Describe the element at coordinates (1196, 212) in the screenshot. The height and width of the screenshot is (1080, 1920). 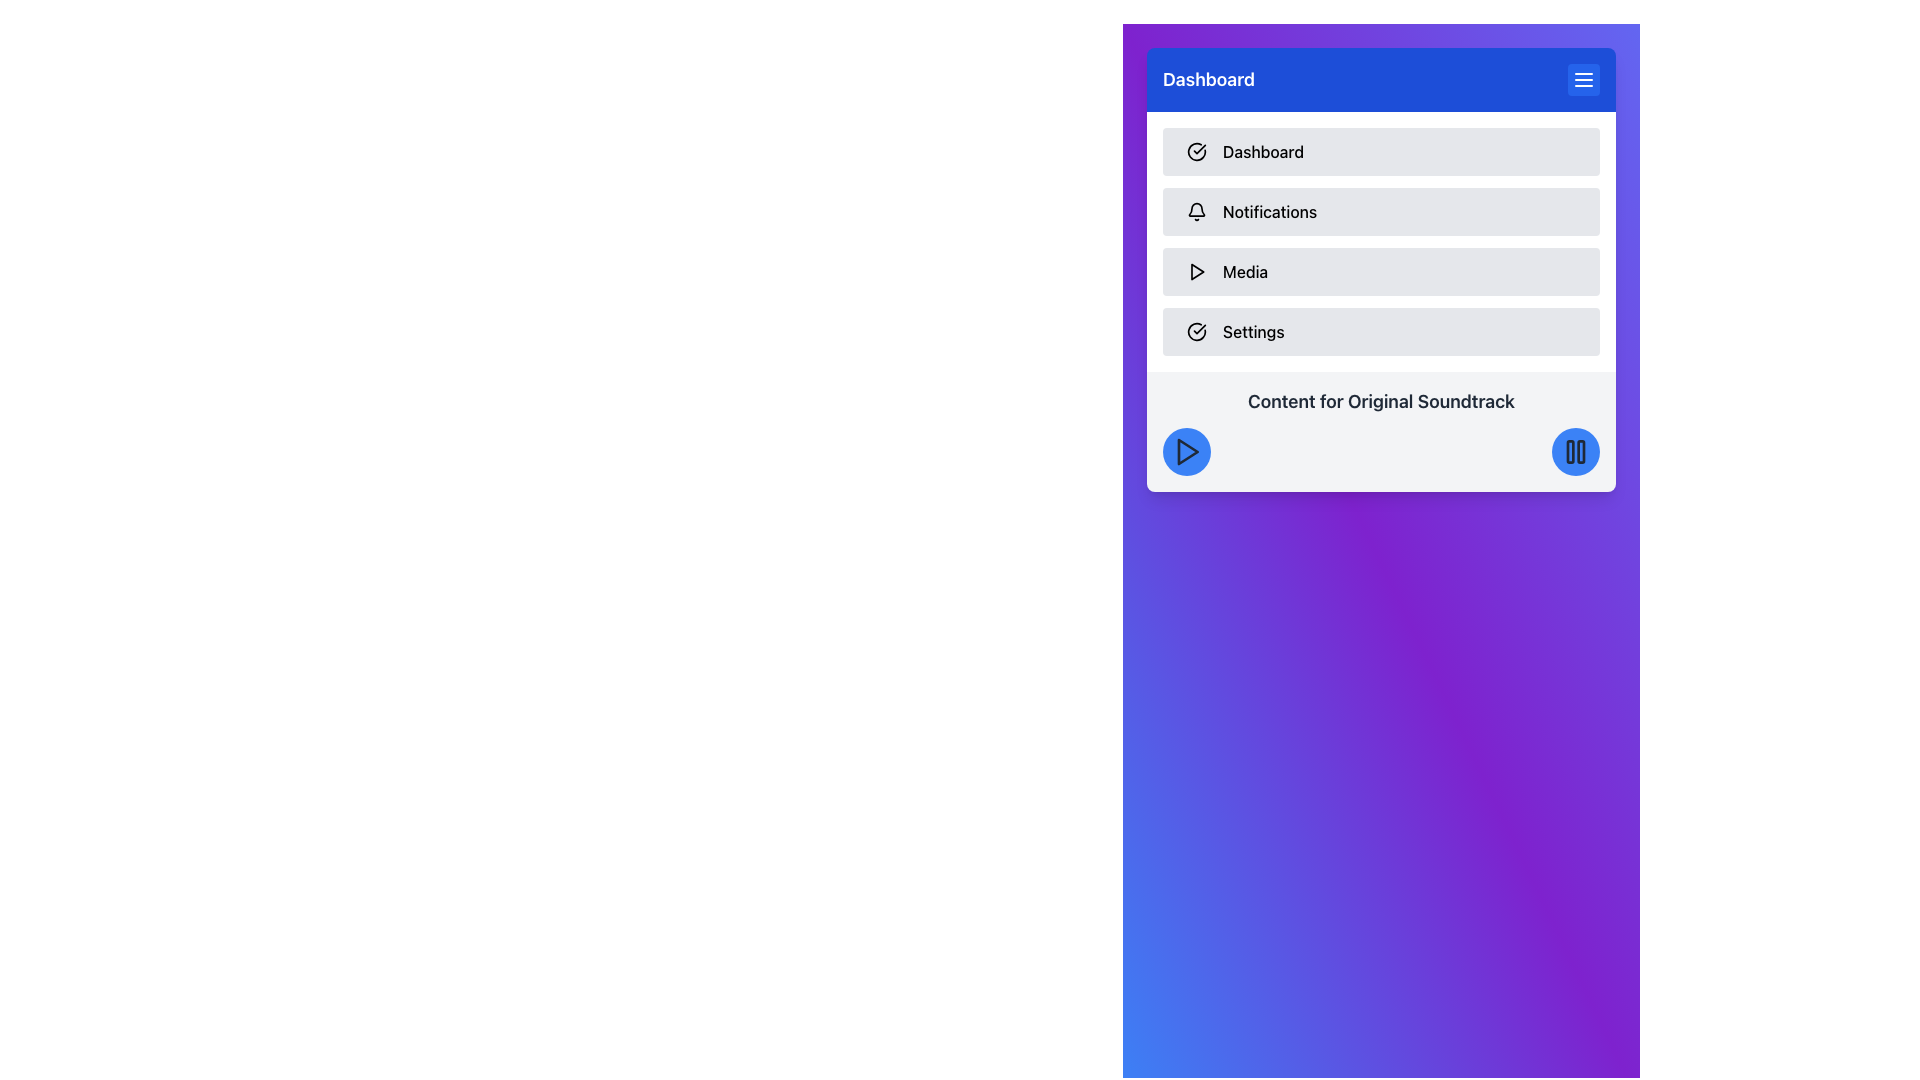
I see `the representation of the Notifications icon located within the Notifications menu item, which is the second item in the Dashboard section` at that location.